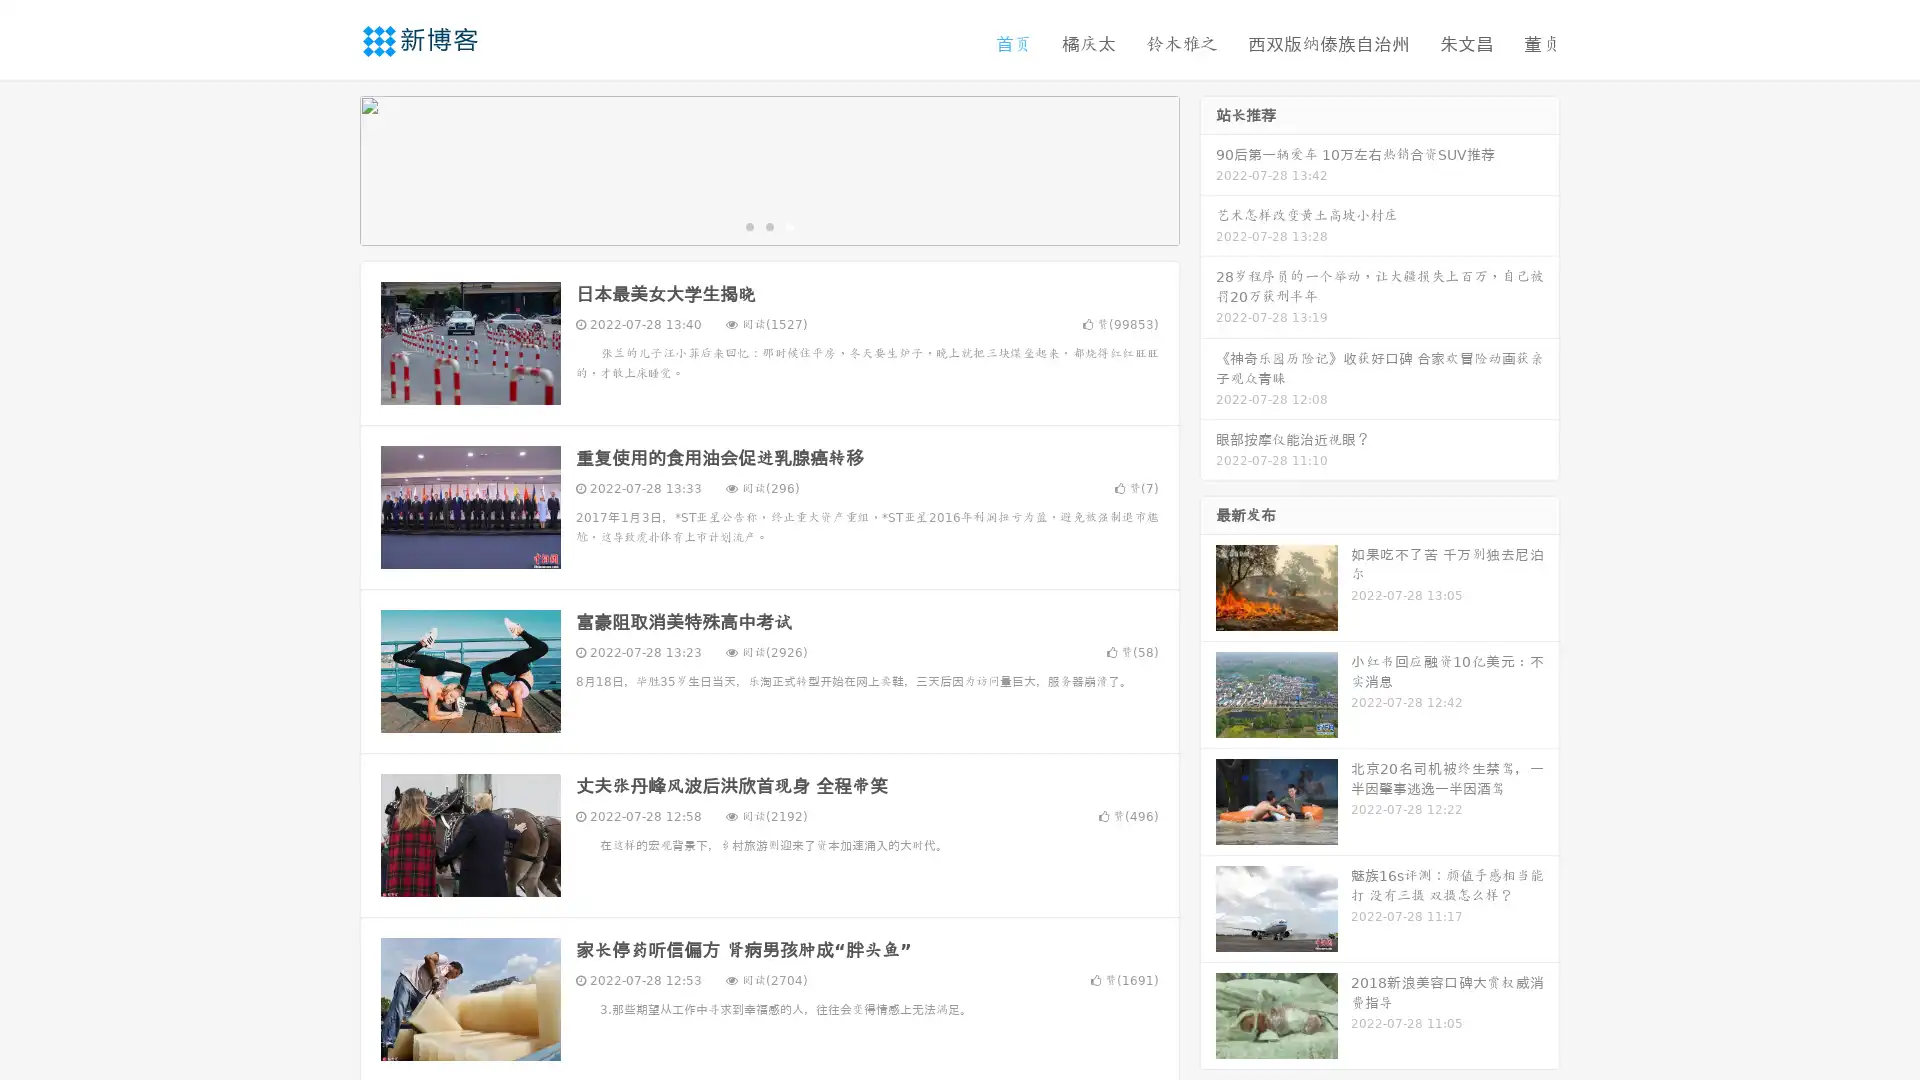 The height and width of the screenshot is (1080, 1920). Describe the element at coordinates (768, 225) in the screenshot. I see `Go to slide 2` at that location.